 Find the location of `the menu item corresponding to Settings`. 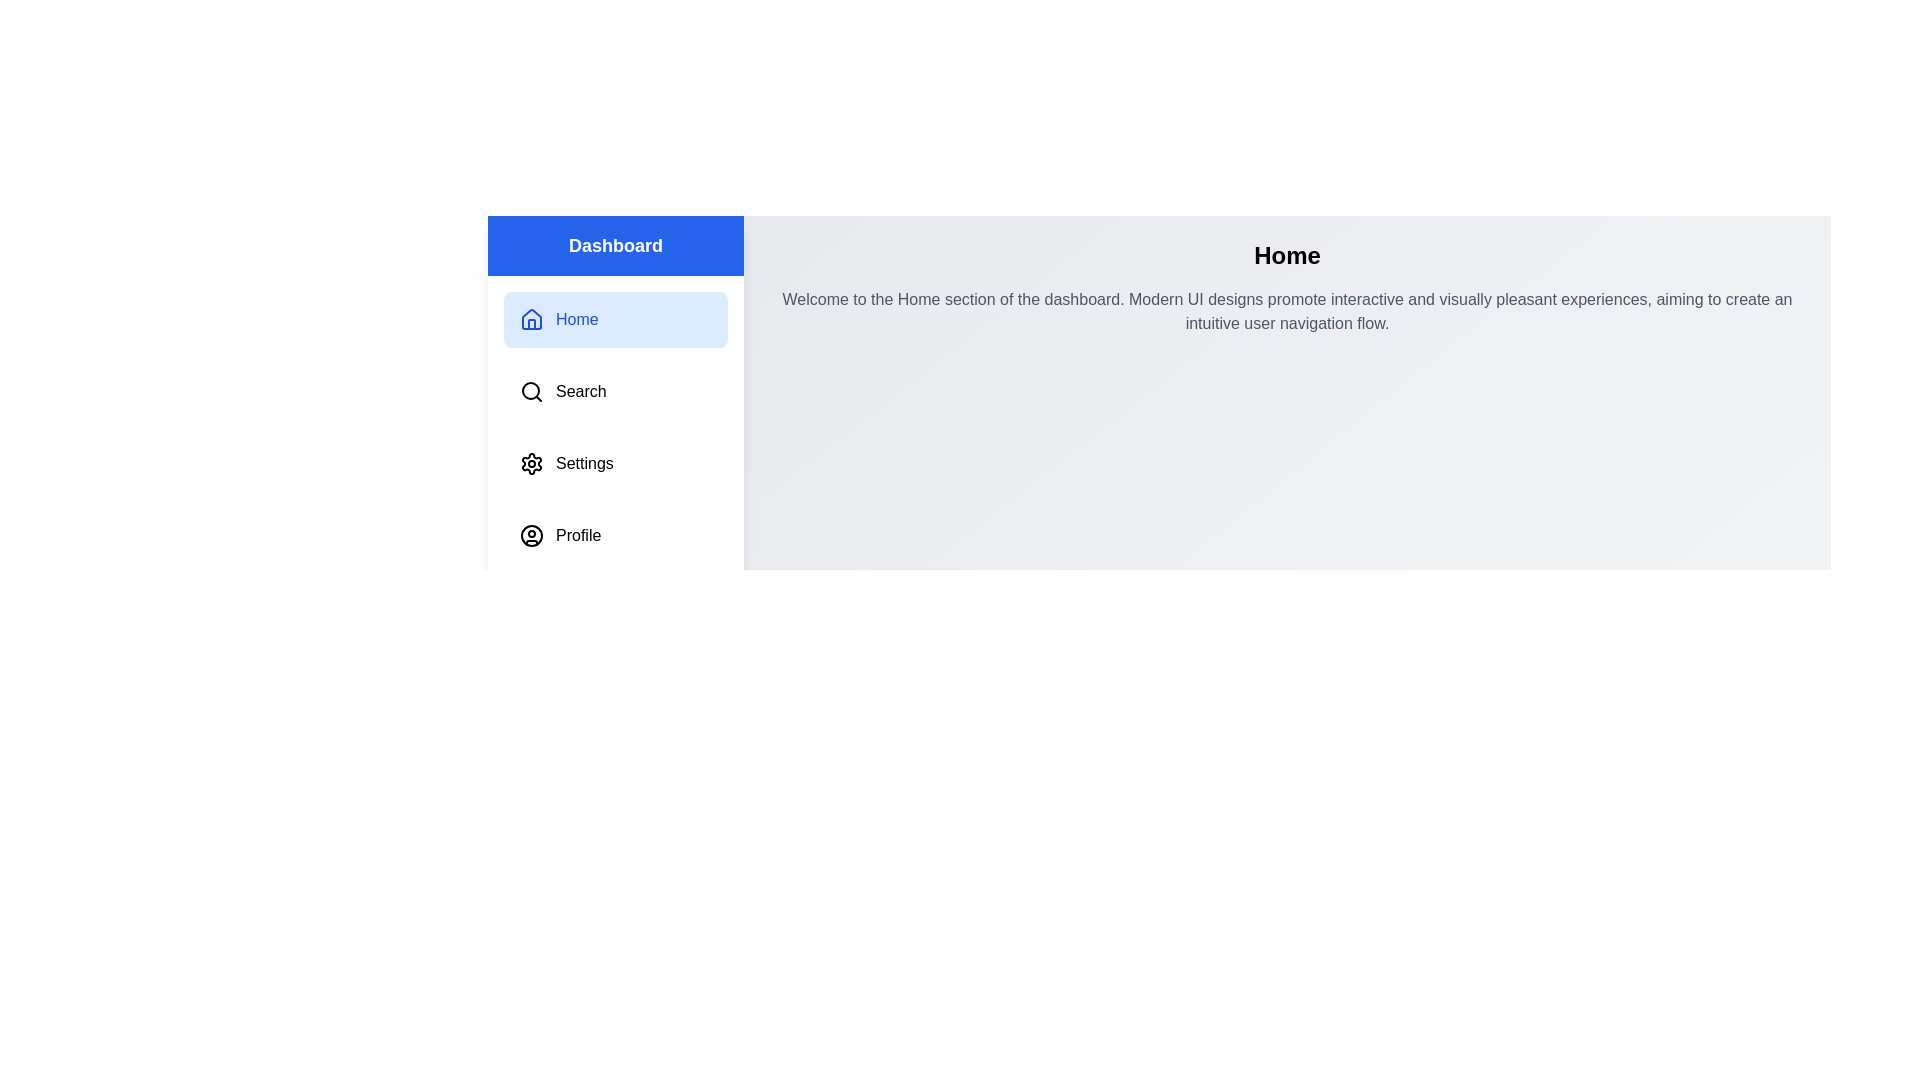

the menu item corresponding to Settings is located at coordinates (614, 463).